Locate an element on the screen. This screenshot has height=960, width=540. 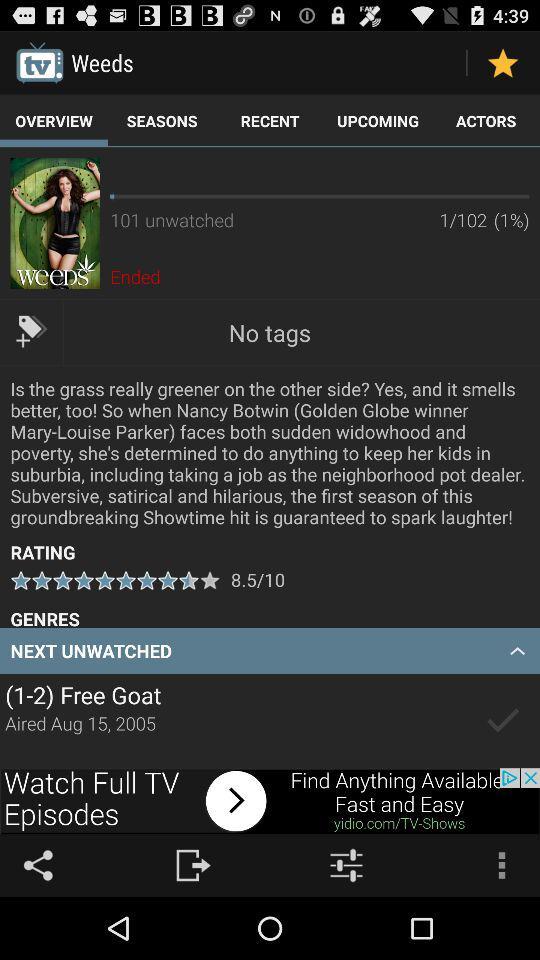
click the thumbnail is located at coordinates (55, 223).